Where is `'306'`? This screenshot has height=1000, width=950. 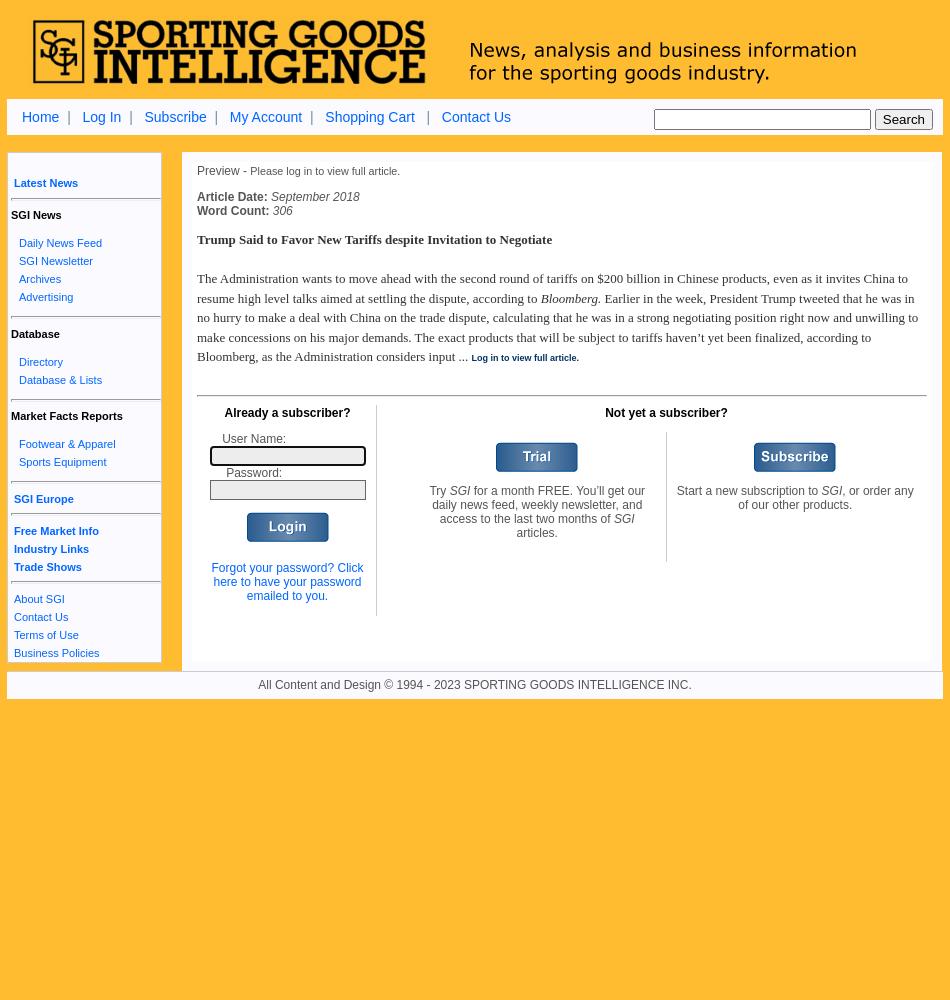 '306' is located at coordinates (280, 210).